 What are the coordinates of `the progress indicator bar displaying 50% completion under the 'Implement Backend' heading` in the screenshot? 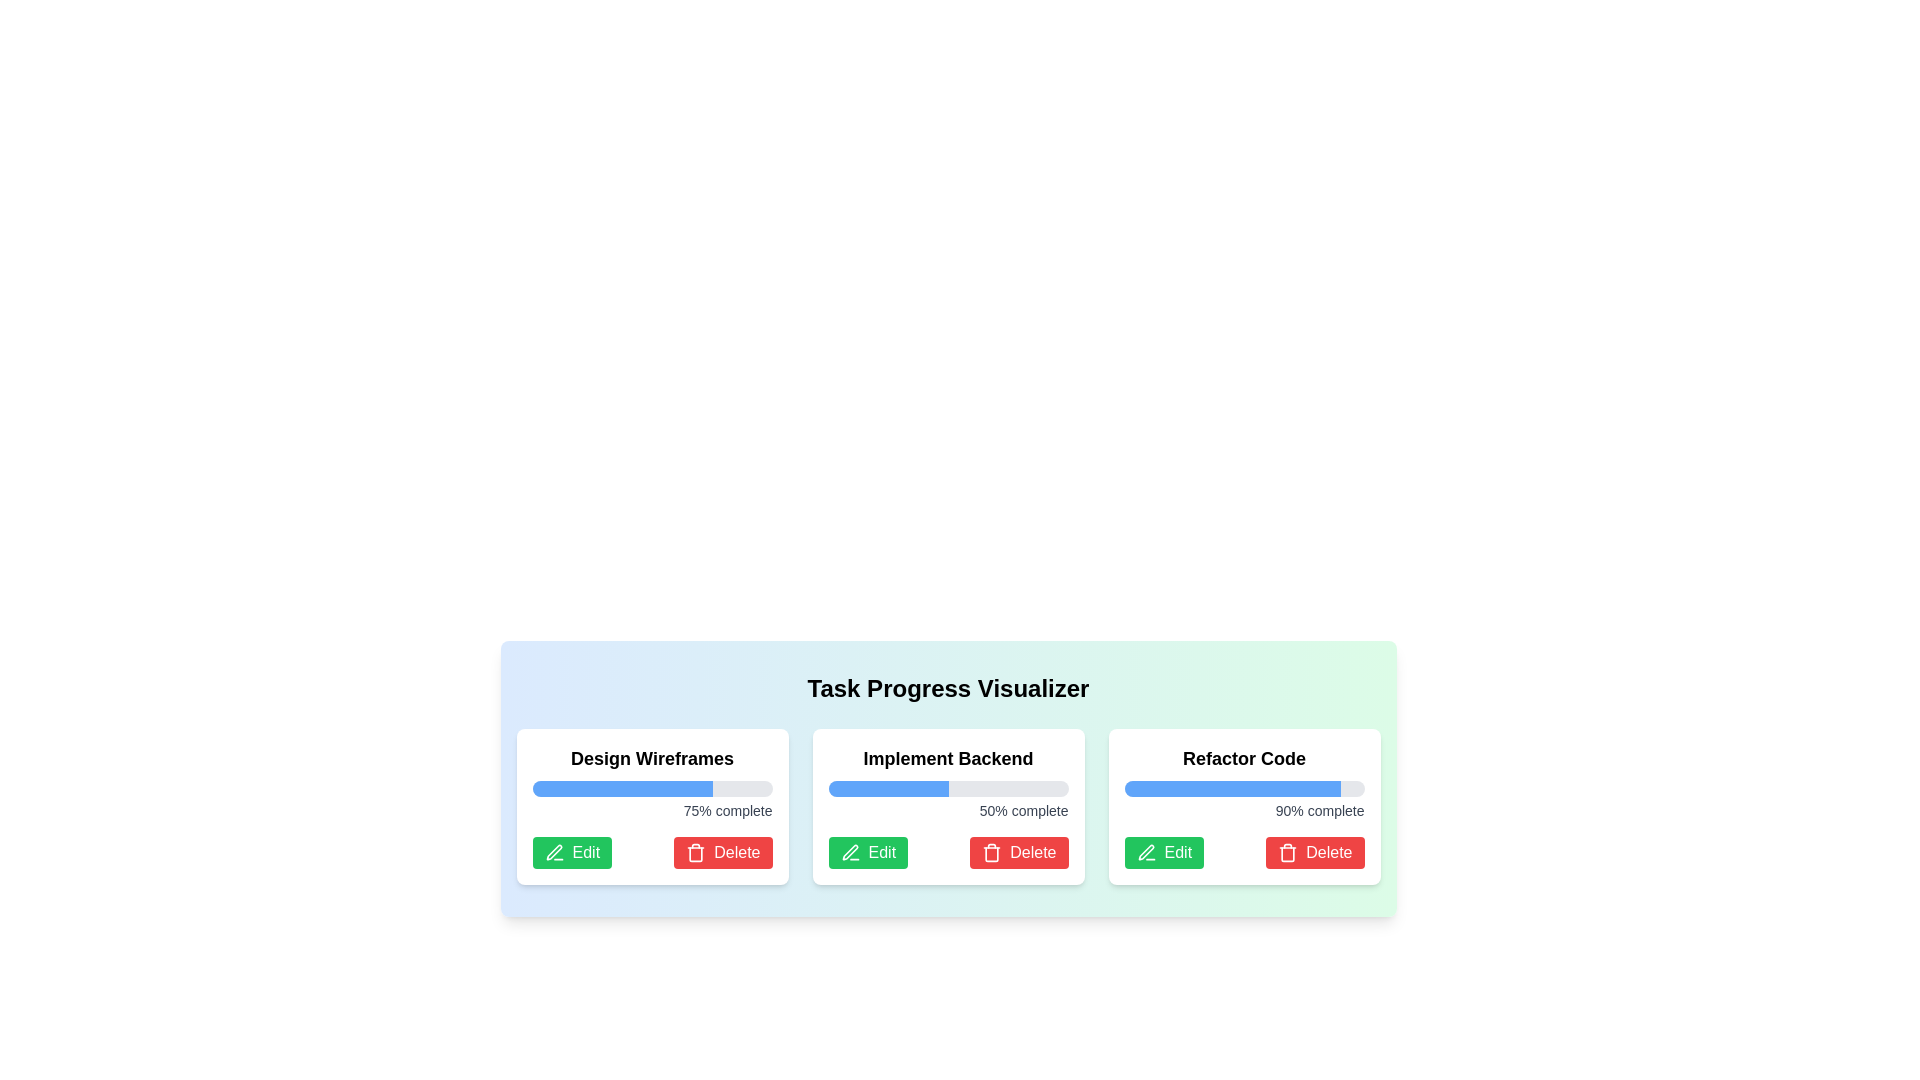 It's located at (887, 788).